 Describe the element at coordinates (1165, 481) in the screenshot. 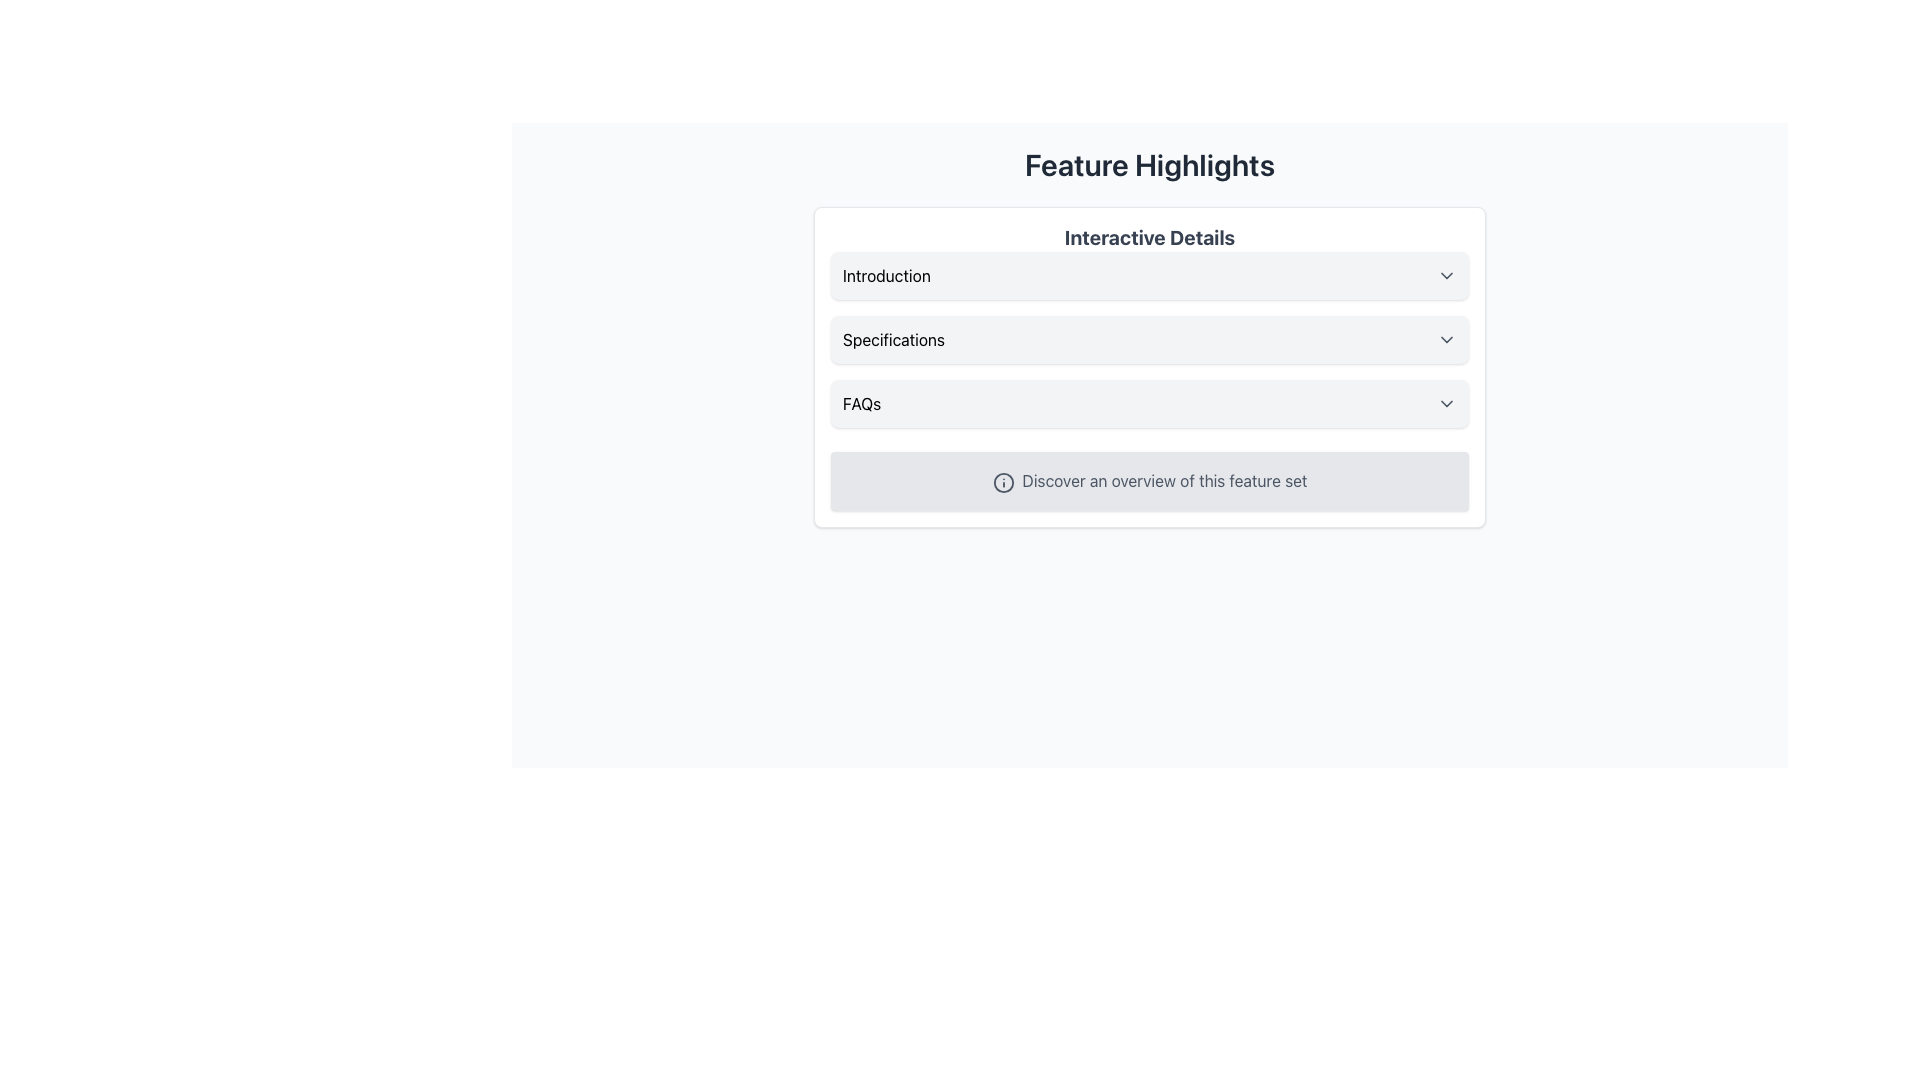

I see `text label displaying 'Discover an overview of this feature set' located at the bottom of the 'Interactive Details' section, next to an icon on the left` at that location.